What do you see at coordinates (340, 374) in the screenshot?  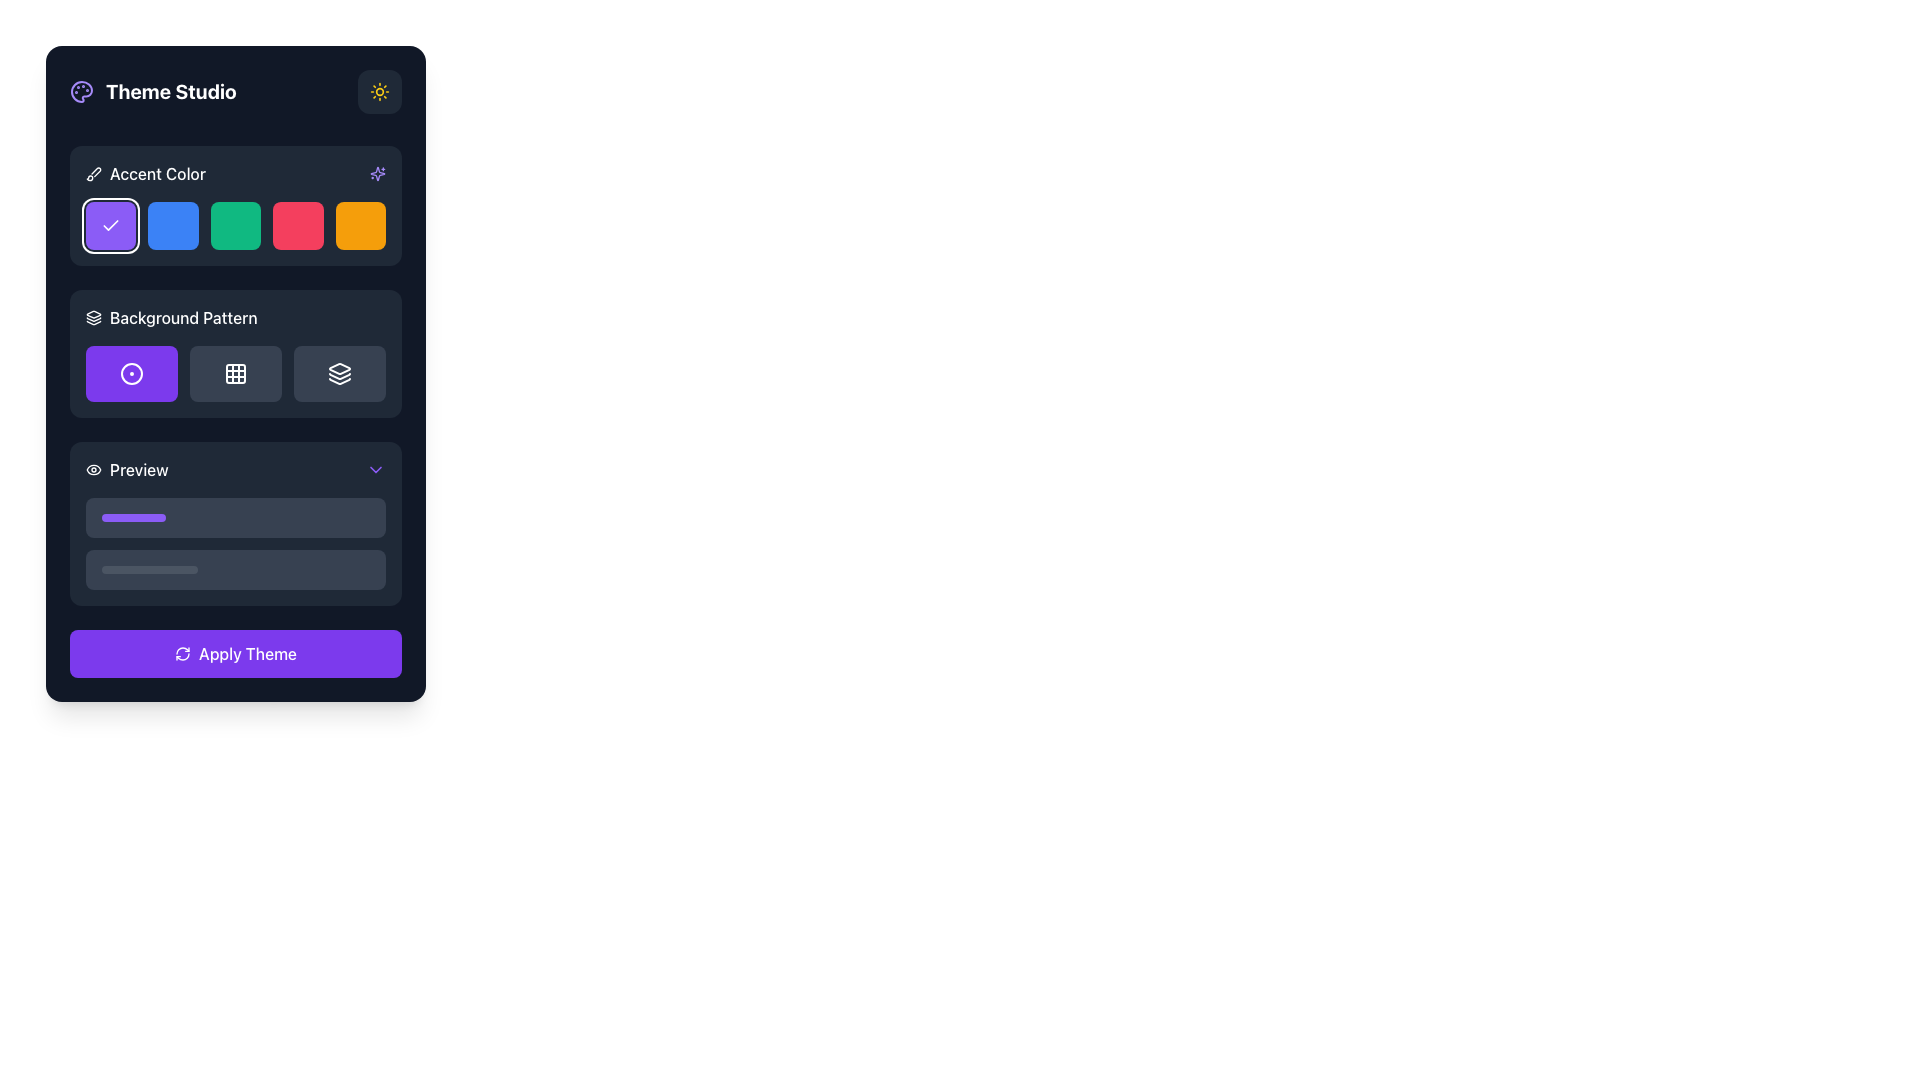 I see `the third icon button in the 'Background Pattern' section` at bounding box center [340, 374].